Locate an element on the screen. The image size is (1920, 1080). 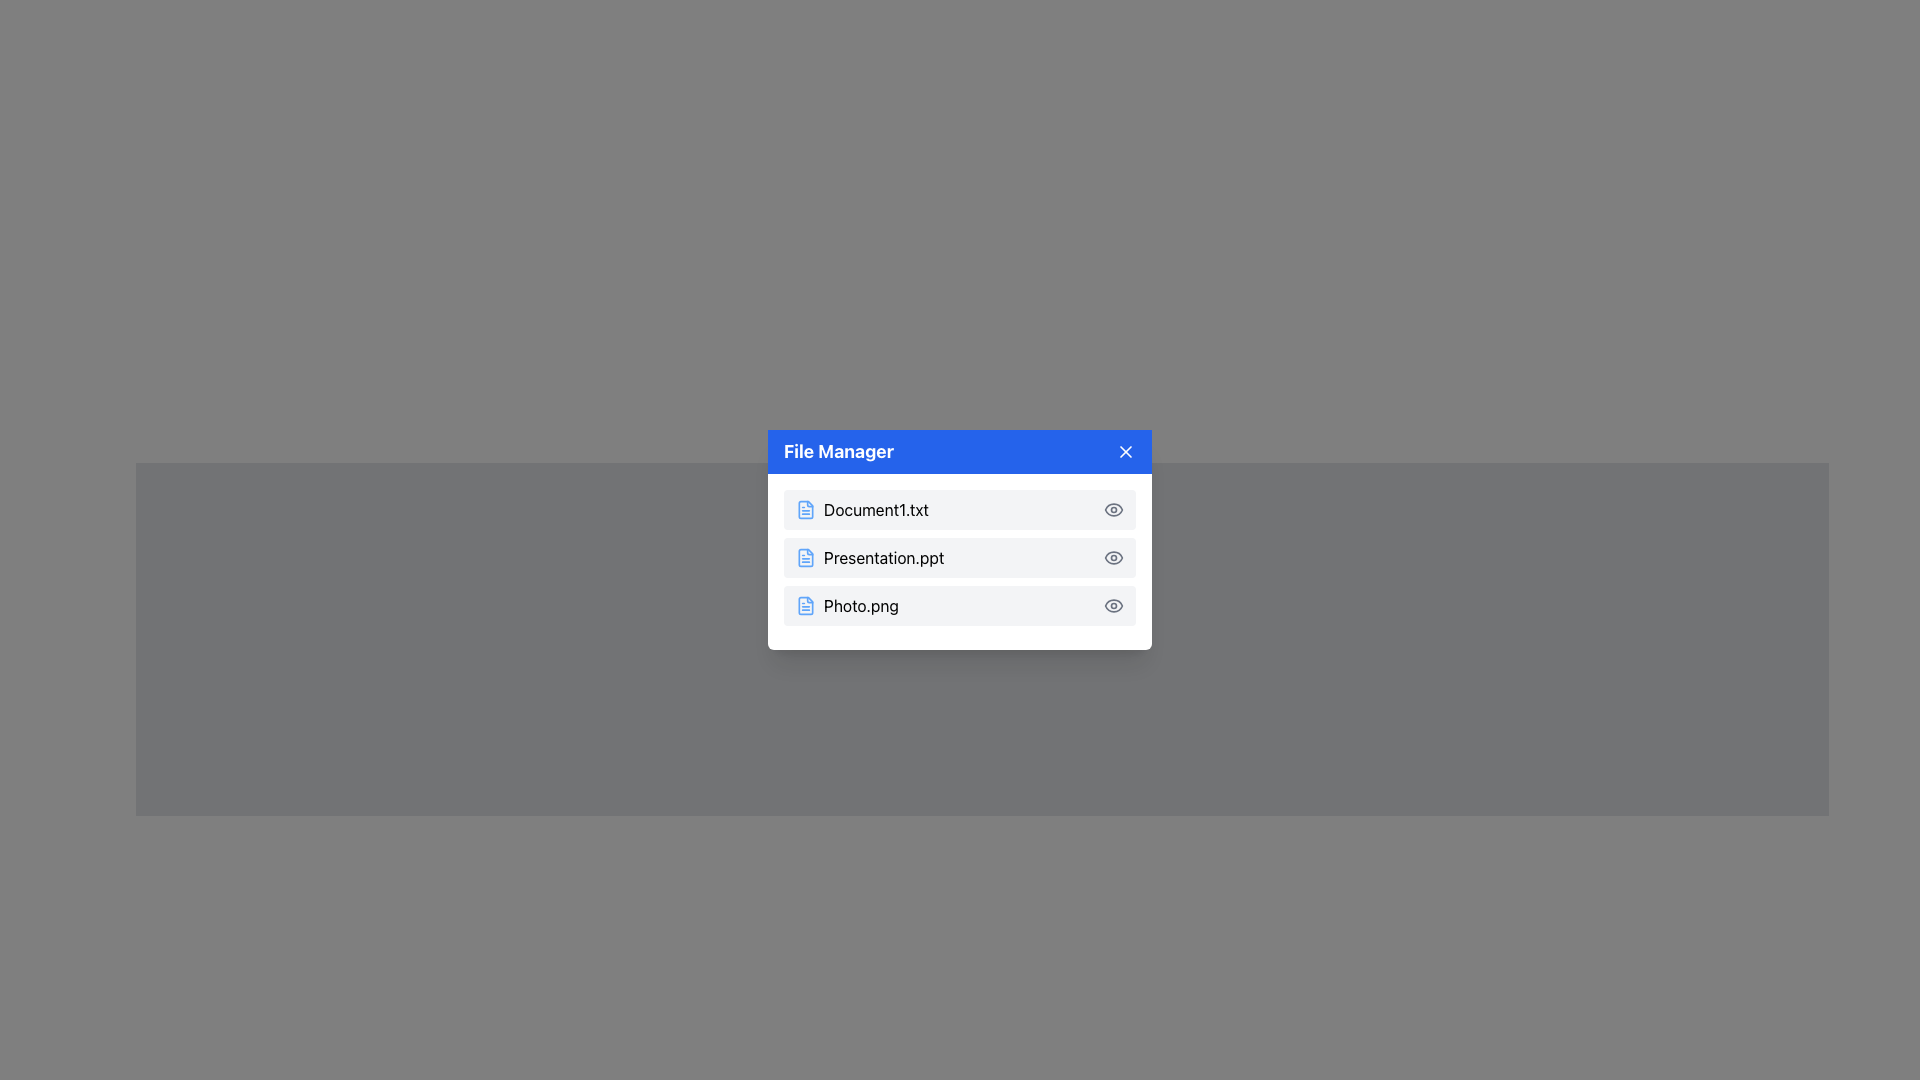
the file type icon representing the 'Photo.png' item in the file manager interface, which is located at the leftmost position and is immediately followed by the text label 'Photo.png' is located at coordinates (806, 604).